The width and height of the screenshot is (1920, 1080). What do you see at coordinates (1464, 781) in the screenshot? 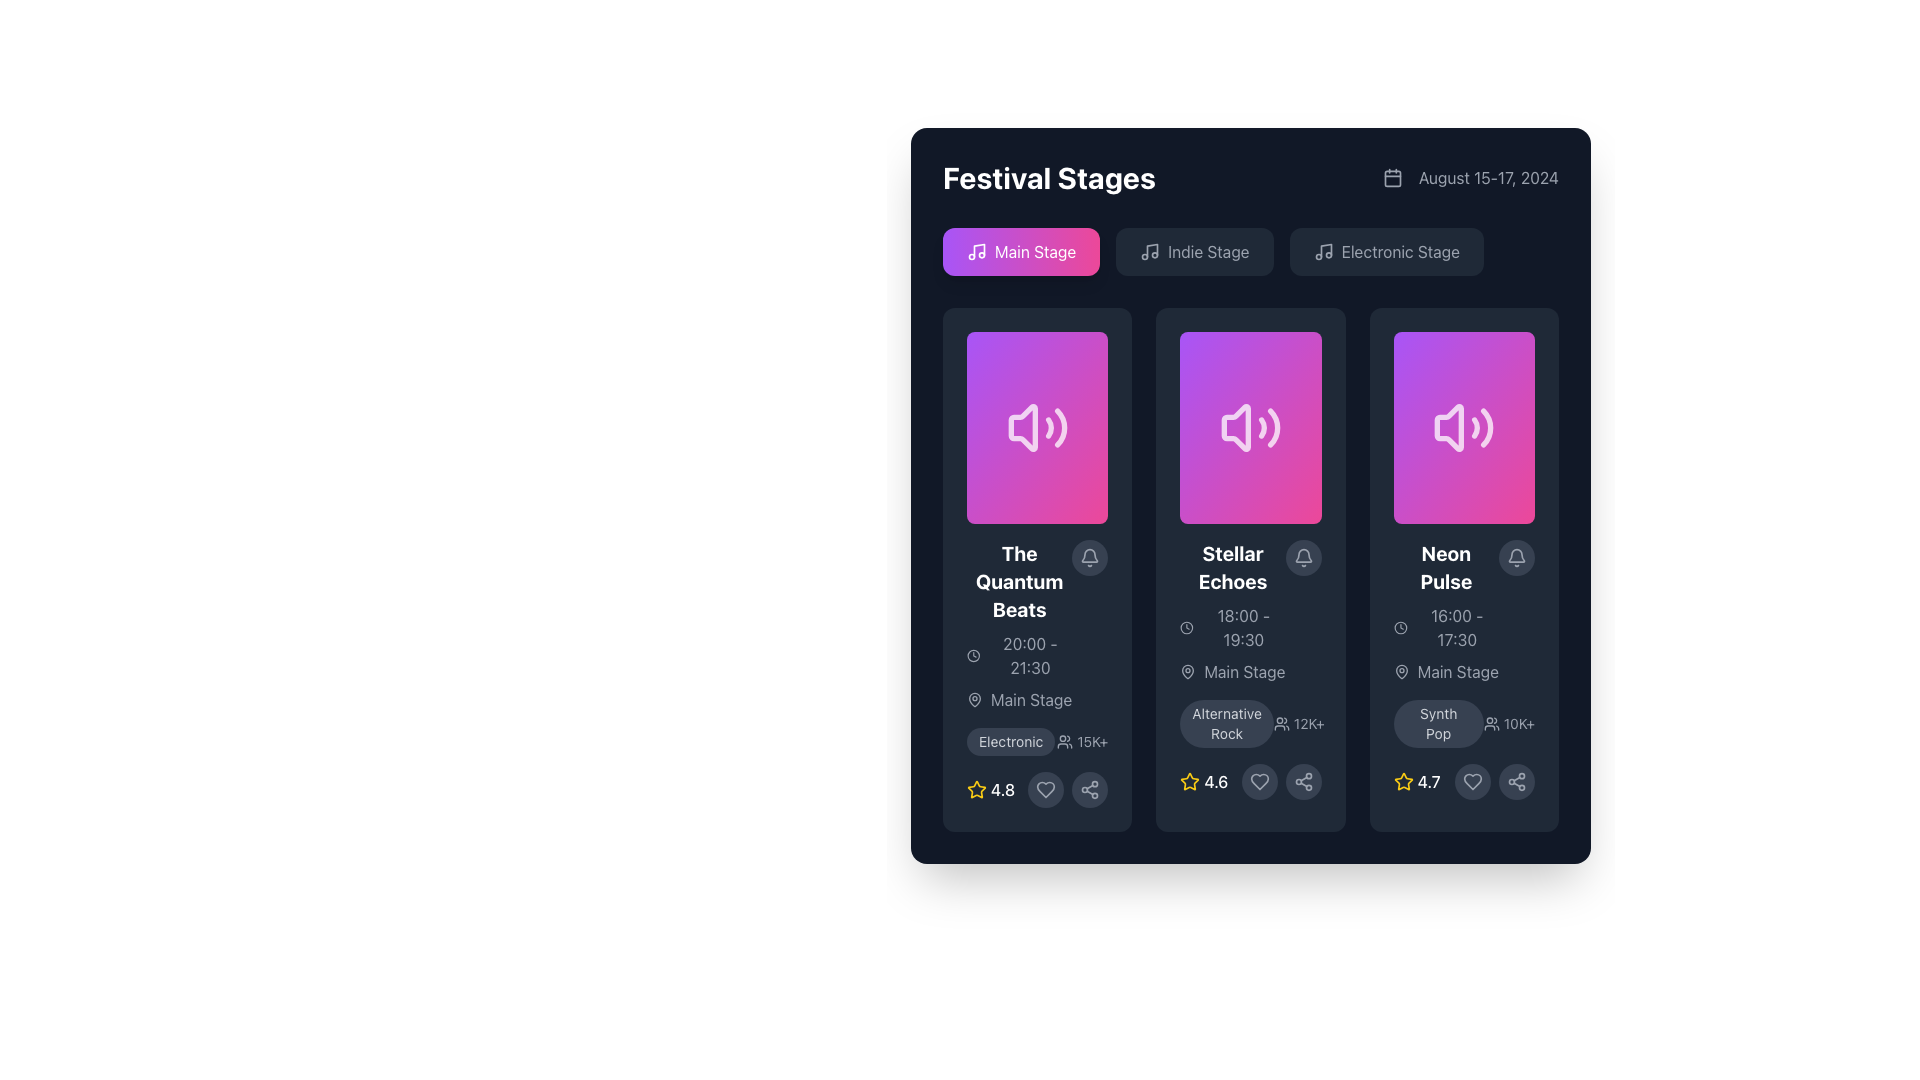
I see `the heart-shaped icon button outlined in light gray to like or favorite the 'Neon Pulse' card` at bounding box center [1464, 781].